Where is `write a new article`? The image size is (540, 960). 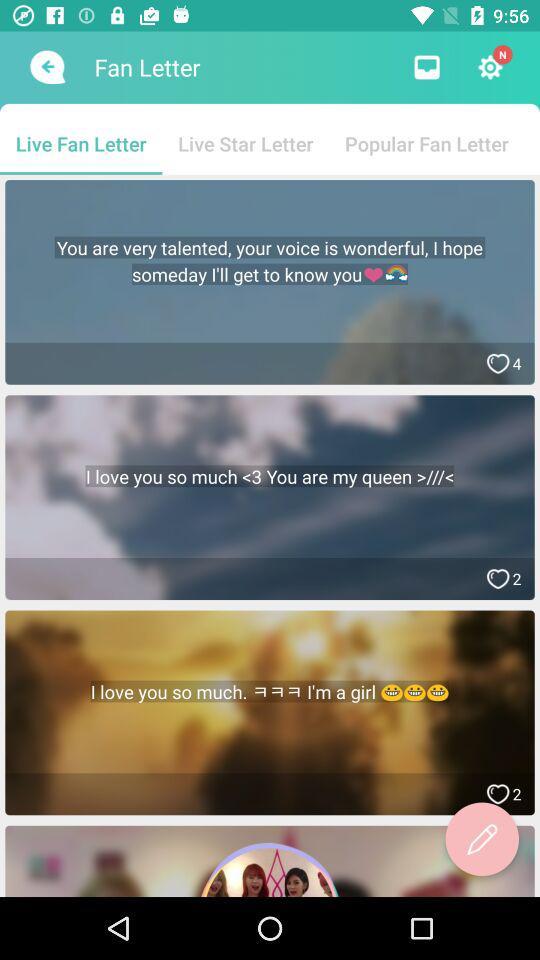
write a new article is located at coordinates (481, 839).